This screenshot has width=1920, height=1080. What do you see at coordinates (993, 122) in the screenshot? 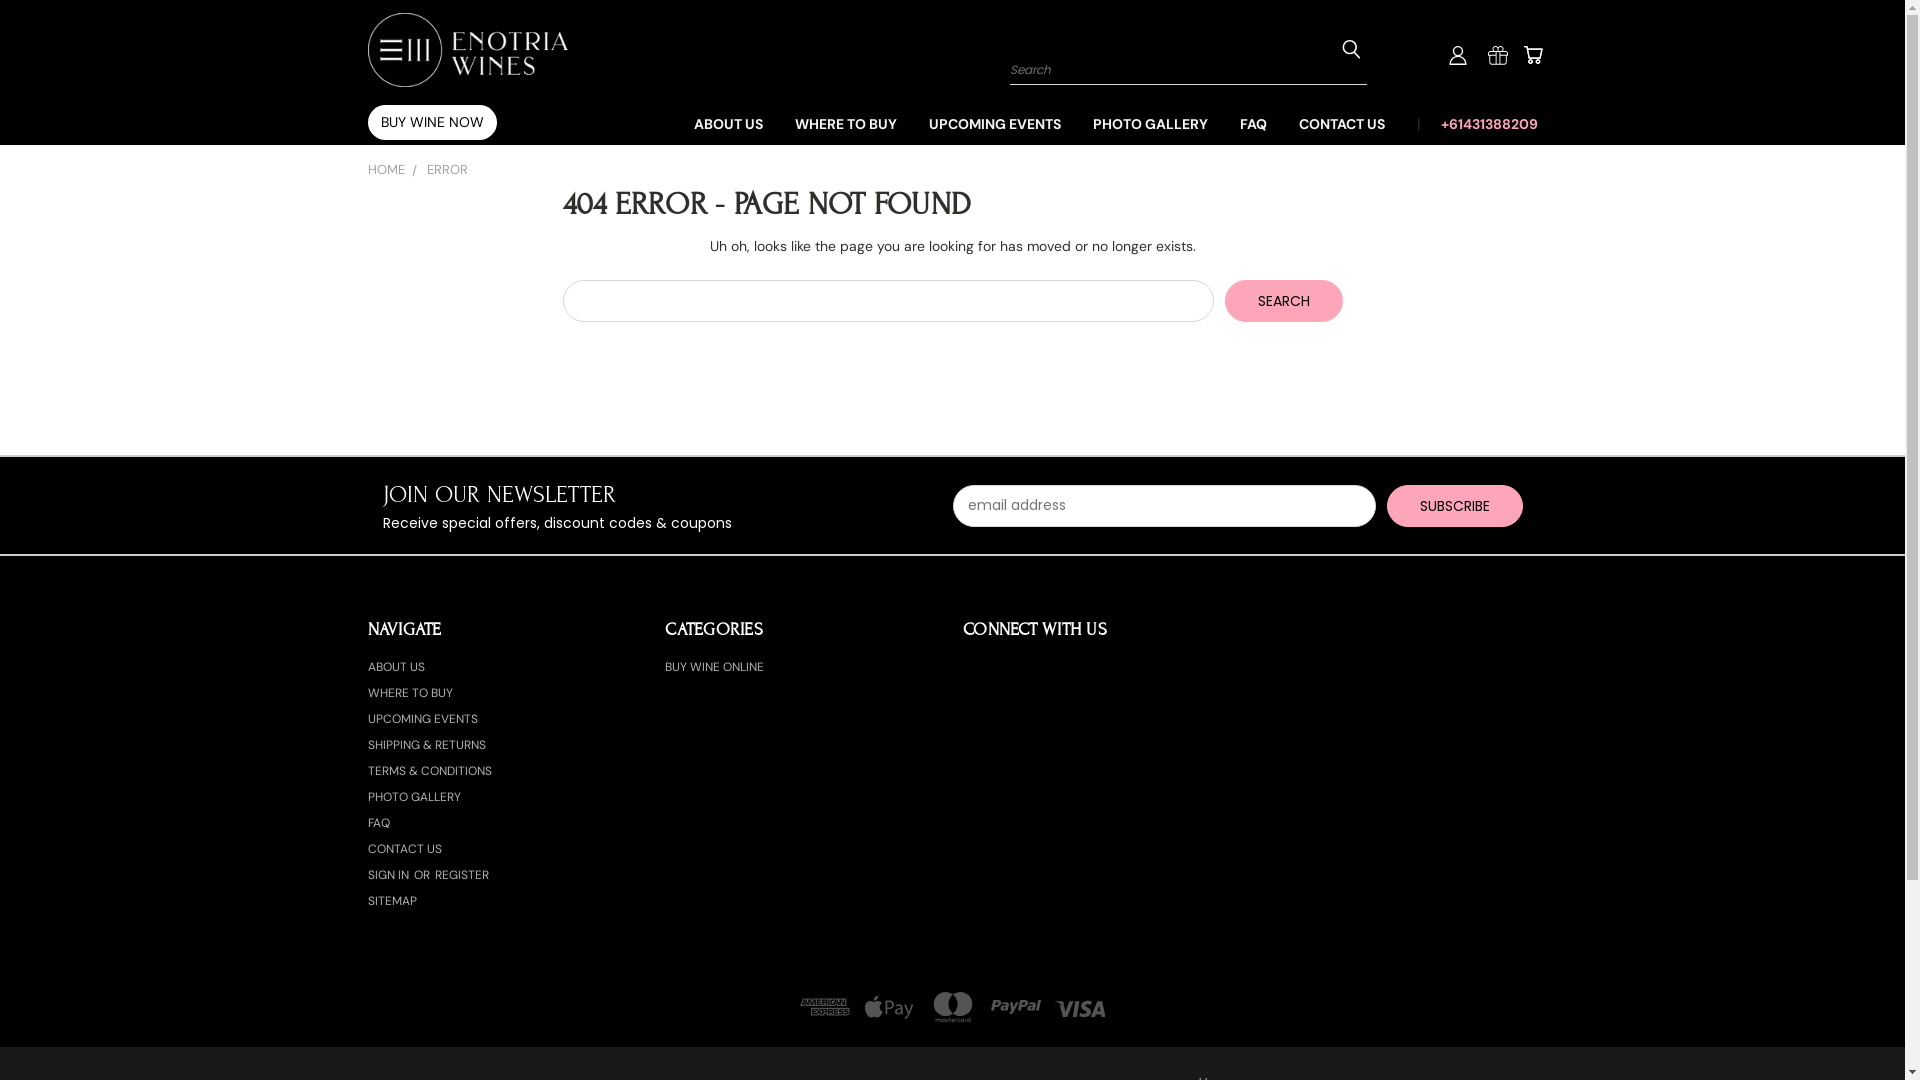
I see `'UPCOMING EVENTS'` at bounding box center [993, 122].